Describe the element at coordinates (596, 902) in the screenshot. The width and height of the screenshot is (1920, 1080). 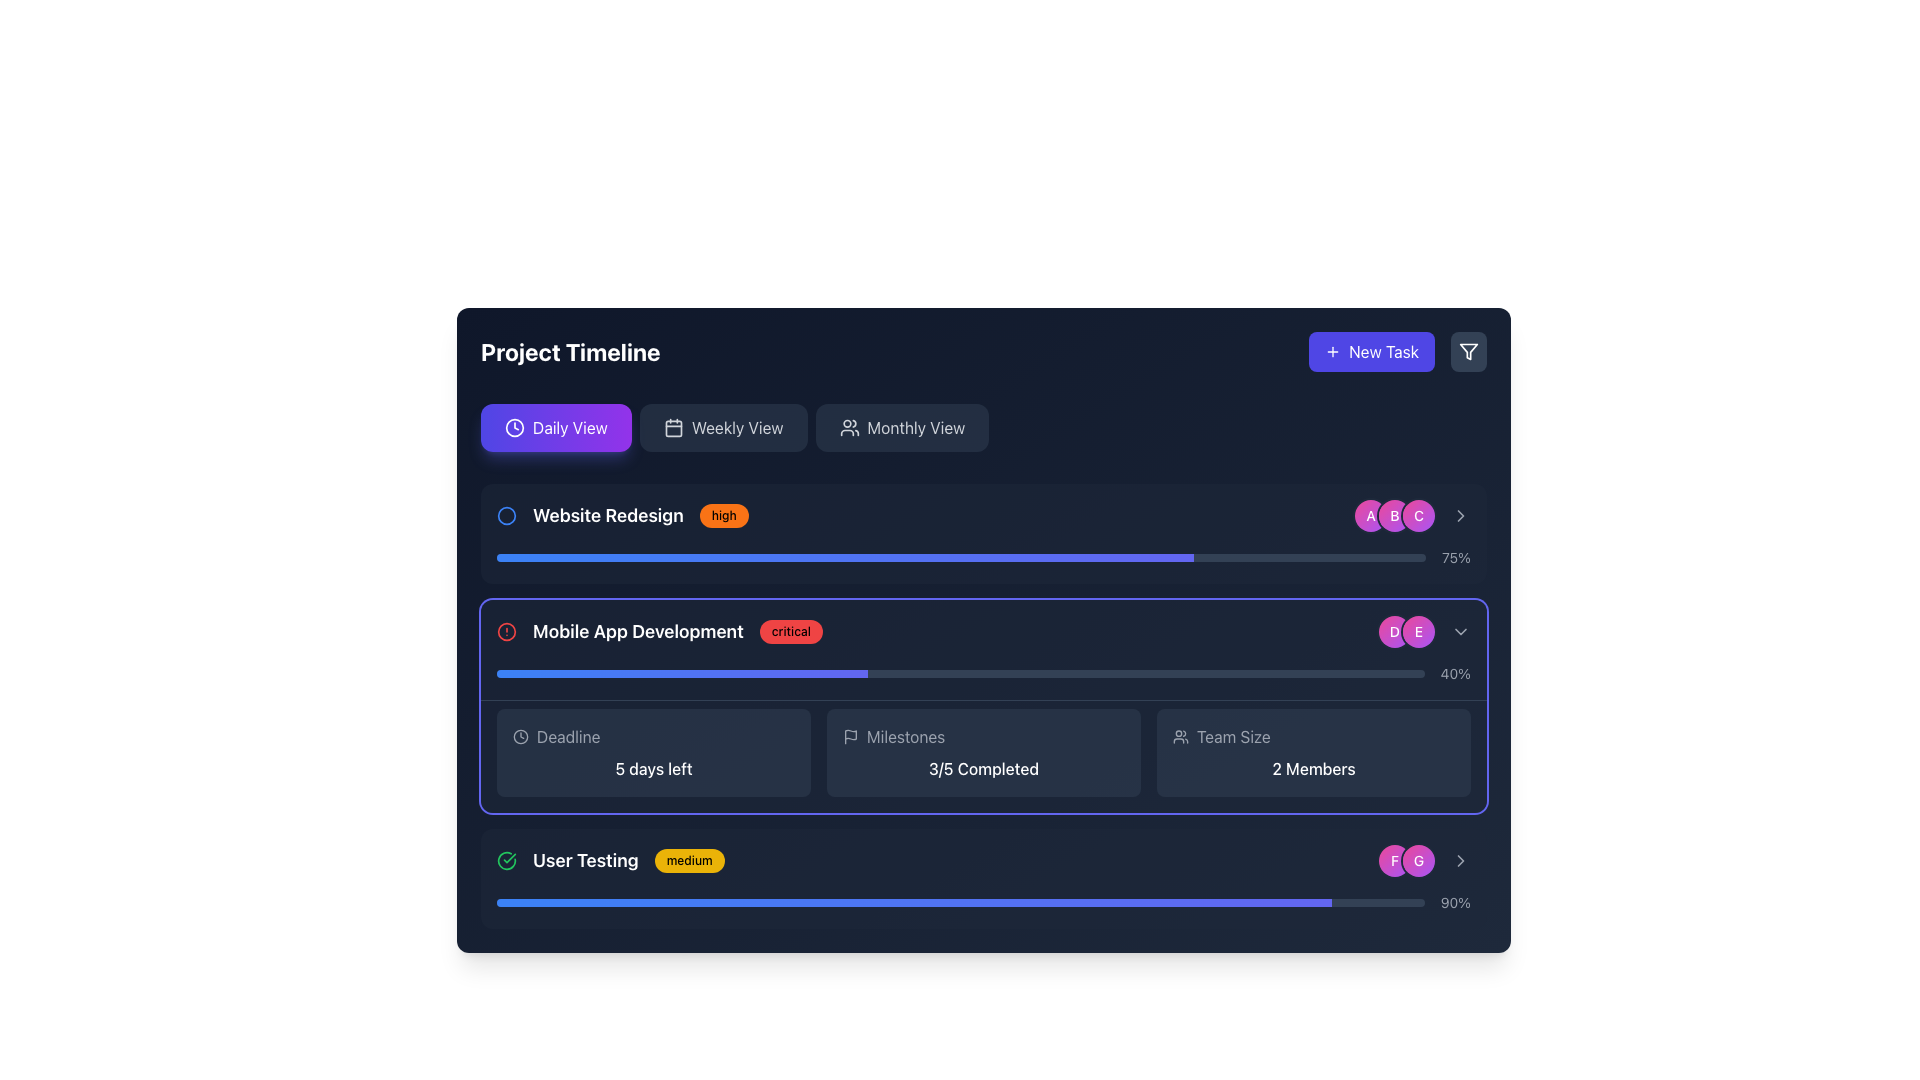
I see `the progress value` at that location.